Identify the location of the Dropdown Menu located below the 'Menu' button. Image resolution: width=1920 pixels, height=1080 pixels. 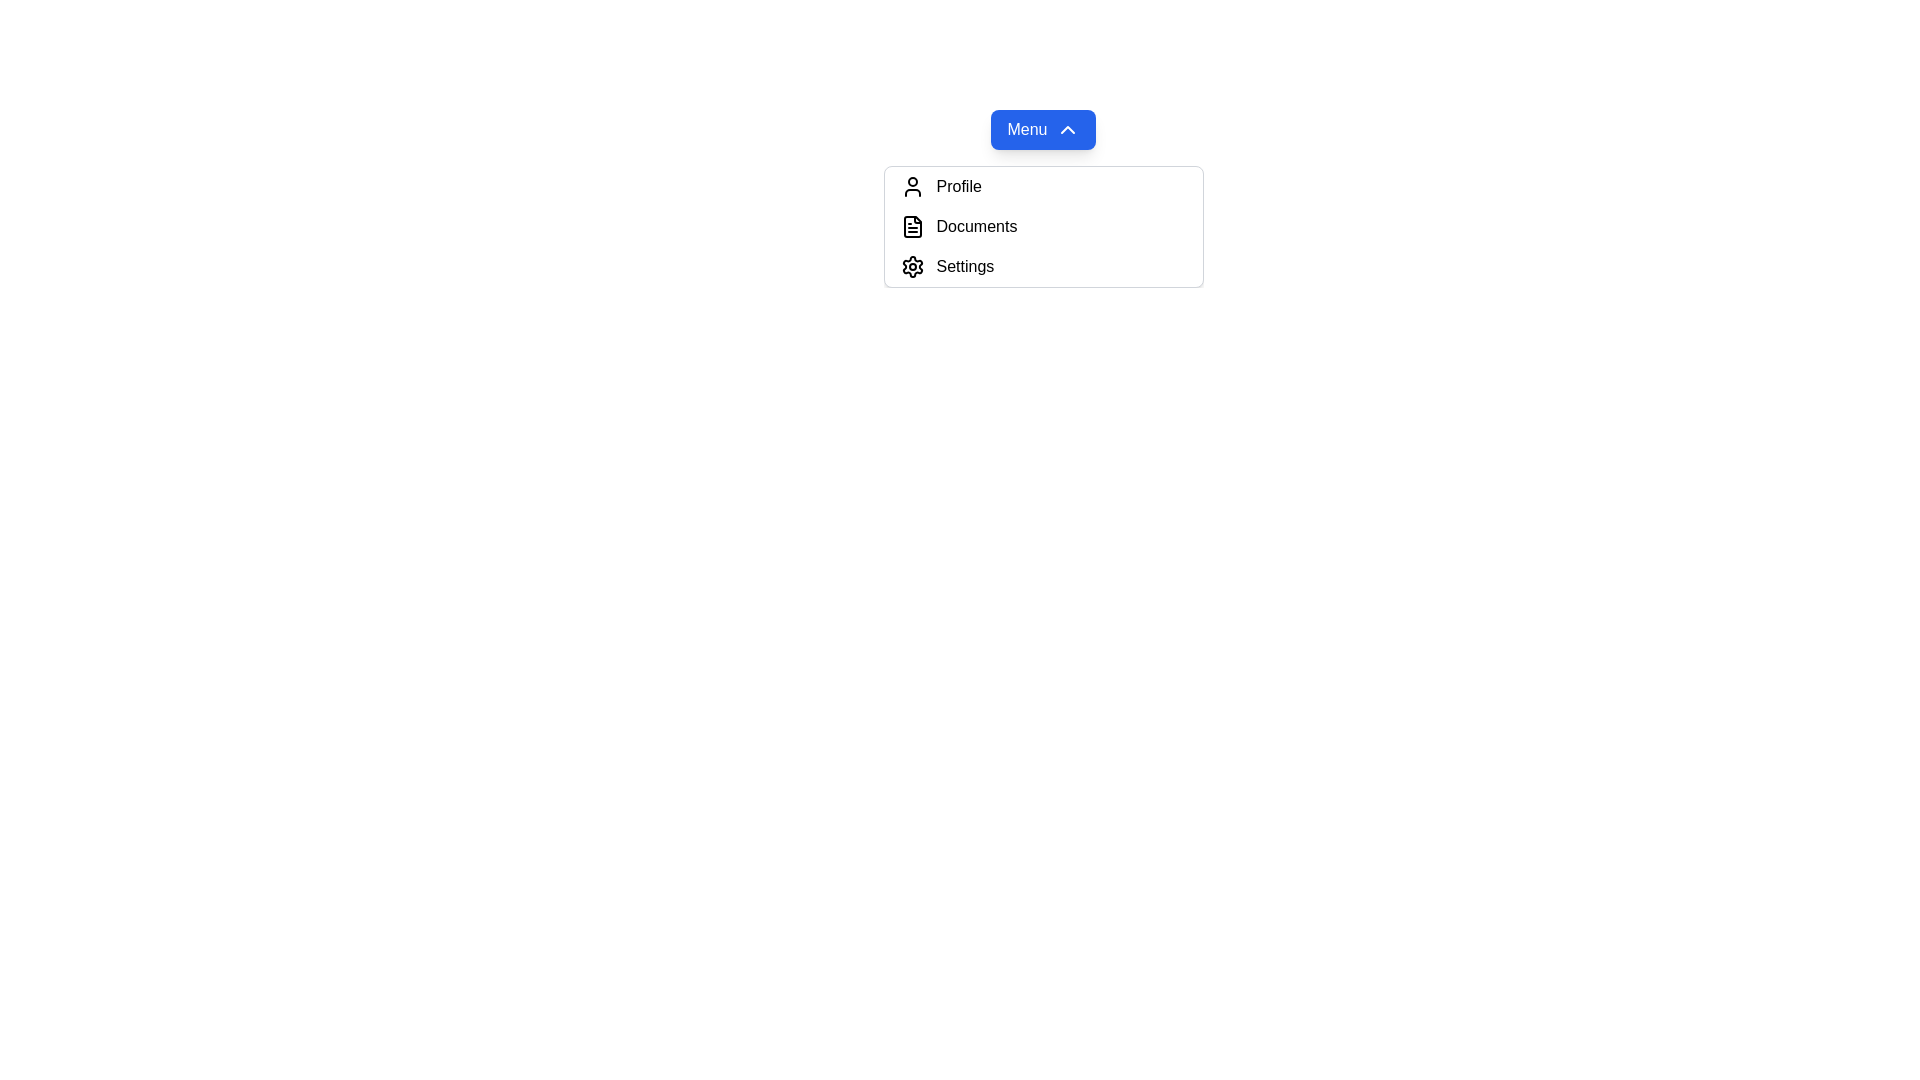
(1042, 199).